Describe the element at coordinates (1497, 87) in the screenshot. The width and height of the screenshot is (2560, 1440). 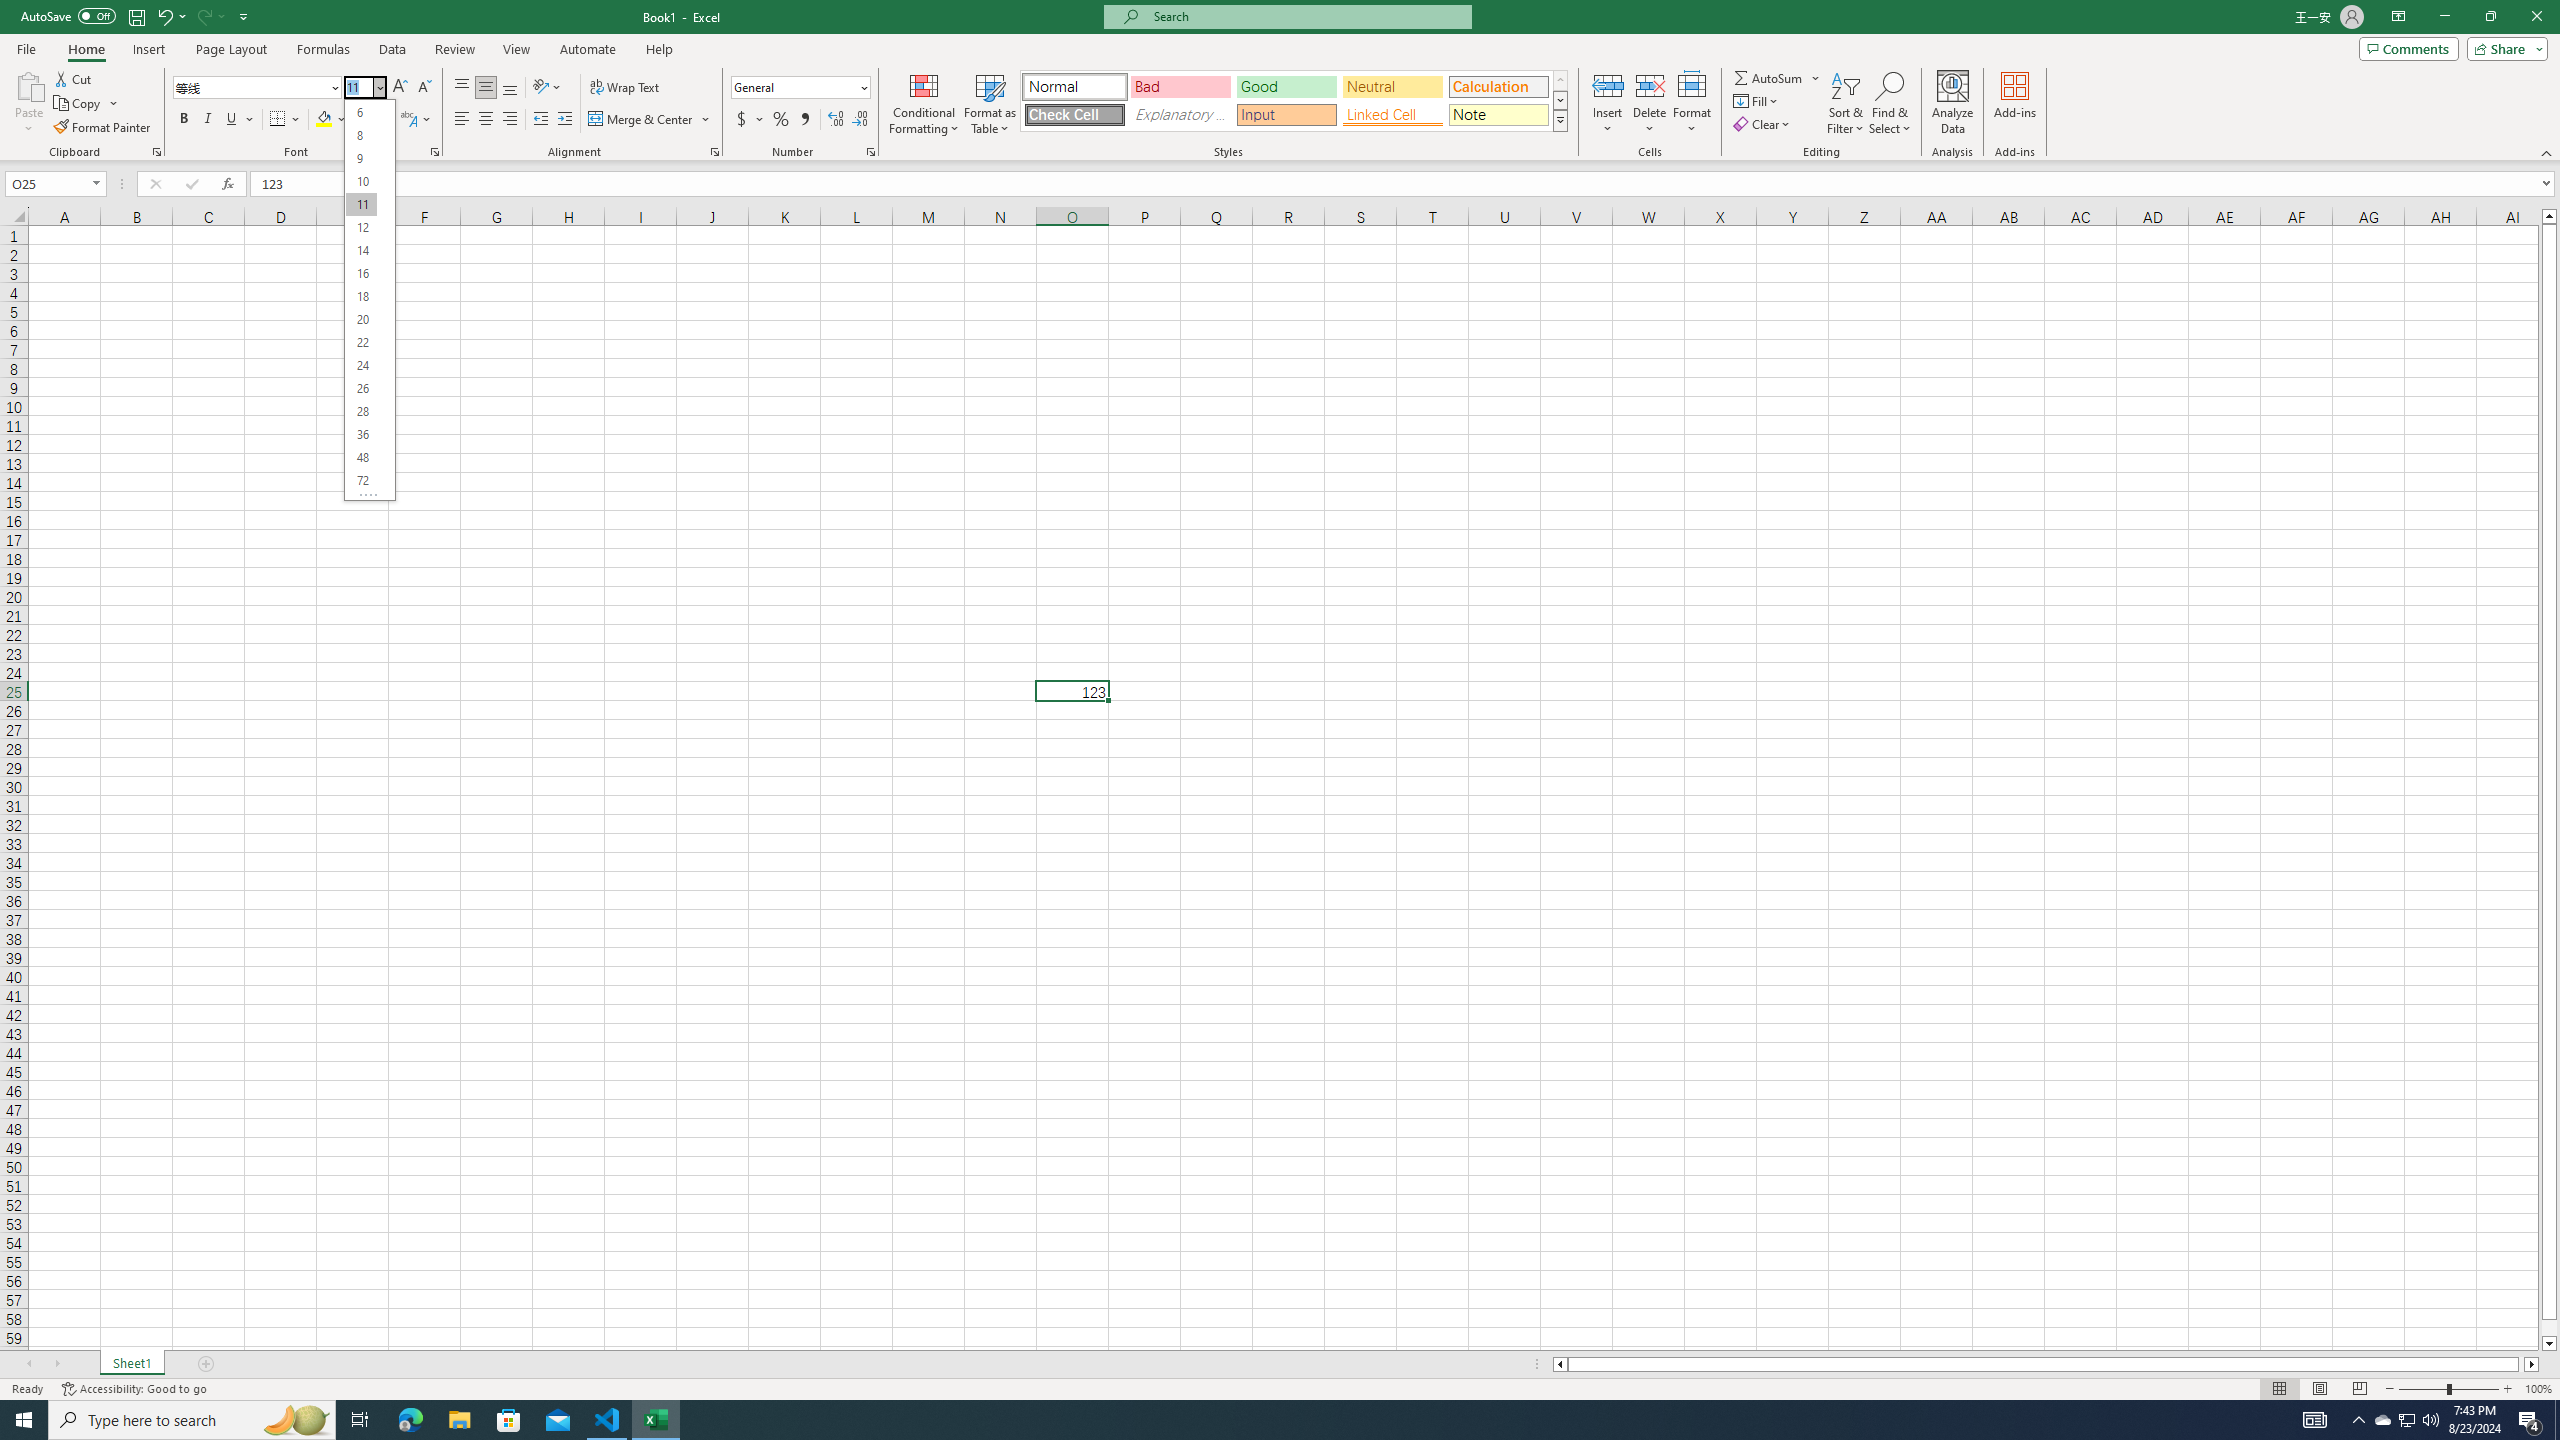
I see `'Calculation'` at that location.